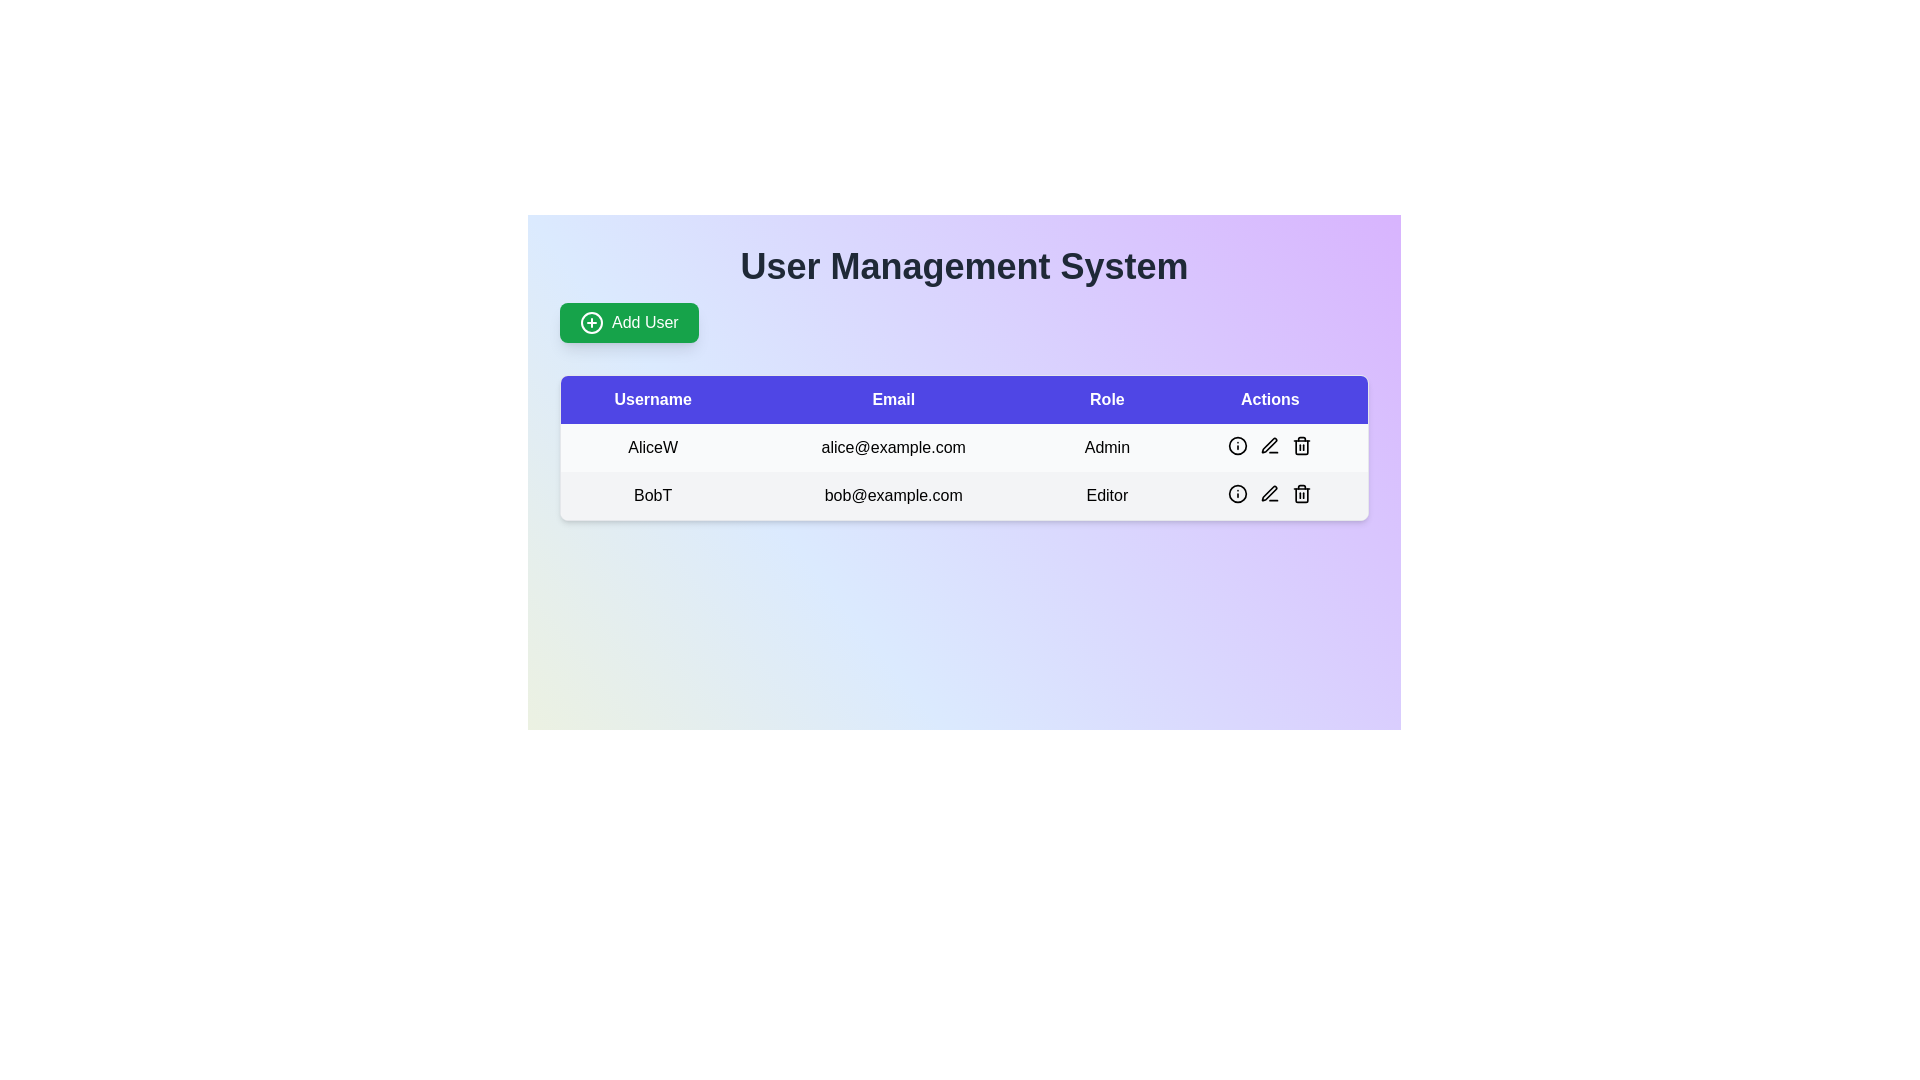 This screenshot has height=1080, width=1920. What do you see at coordinates (1302, 445) in the screenshot?
I see `the trash icon button associated with user 'AliceW' in the 'User Management System'` at bounding box center [1302, 445].